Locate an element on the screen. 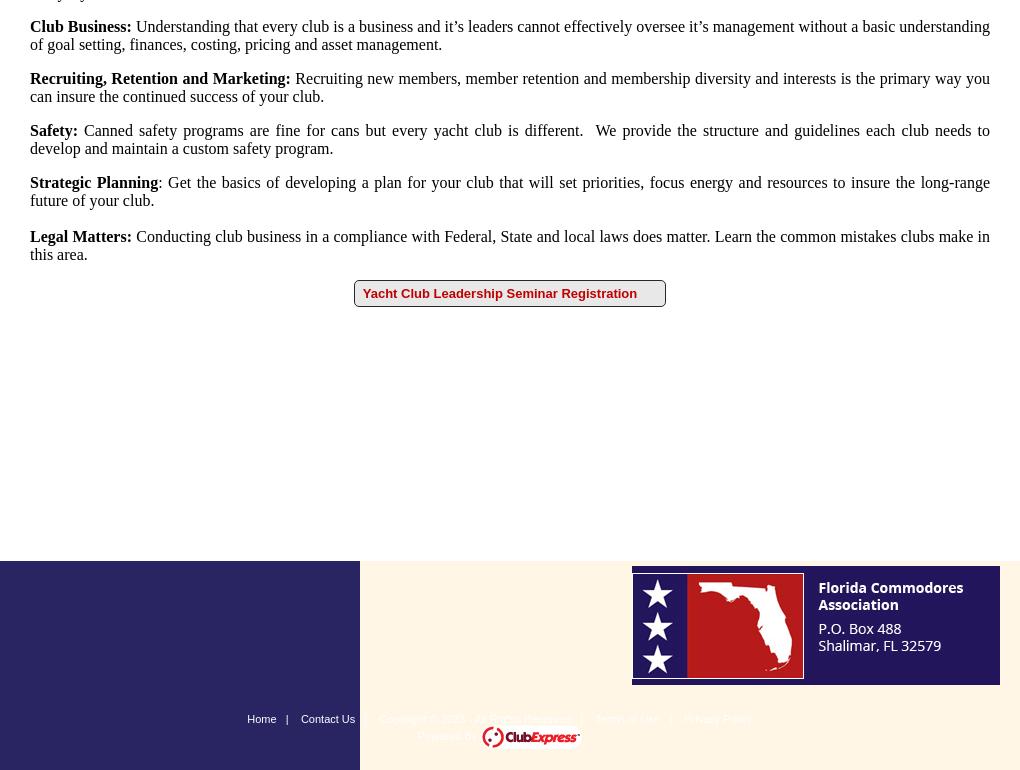 This screenshot has height=770, width=1020. 'C' is located at coordinates (34, 26).